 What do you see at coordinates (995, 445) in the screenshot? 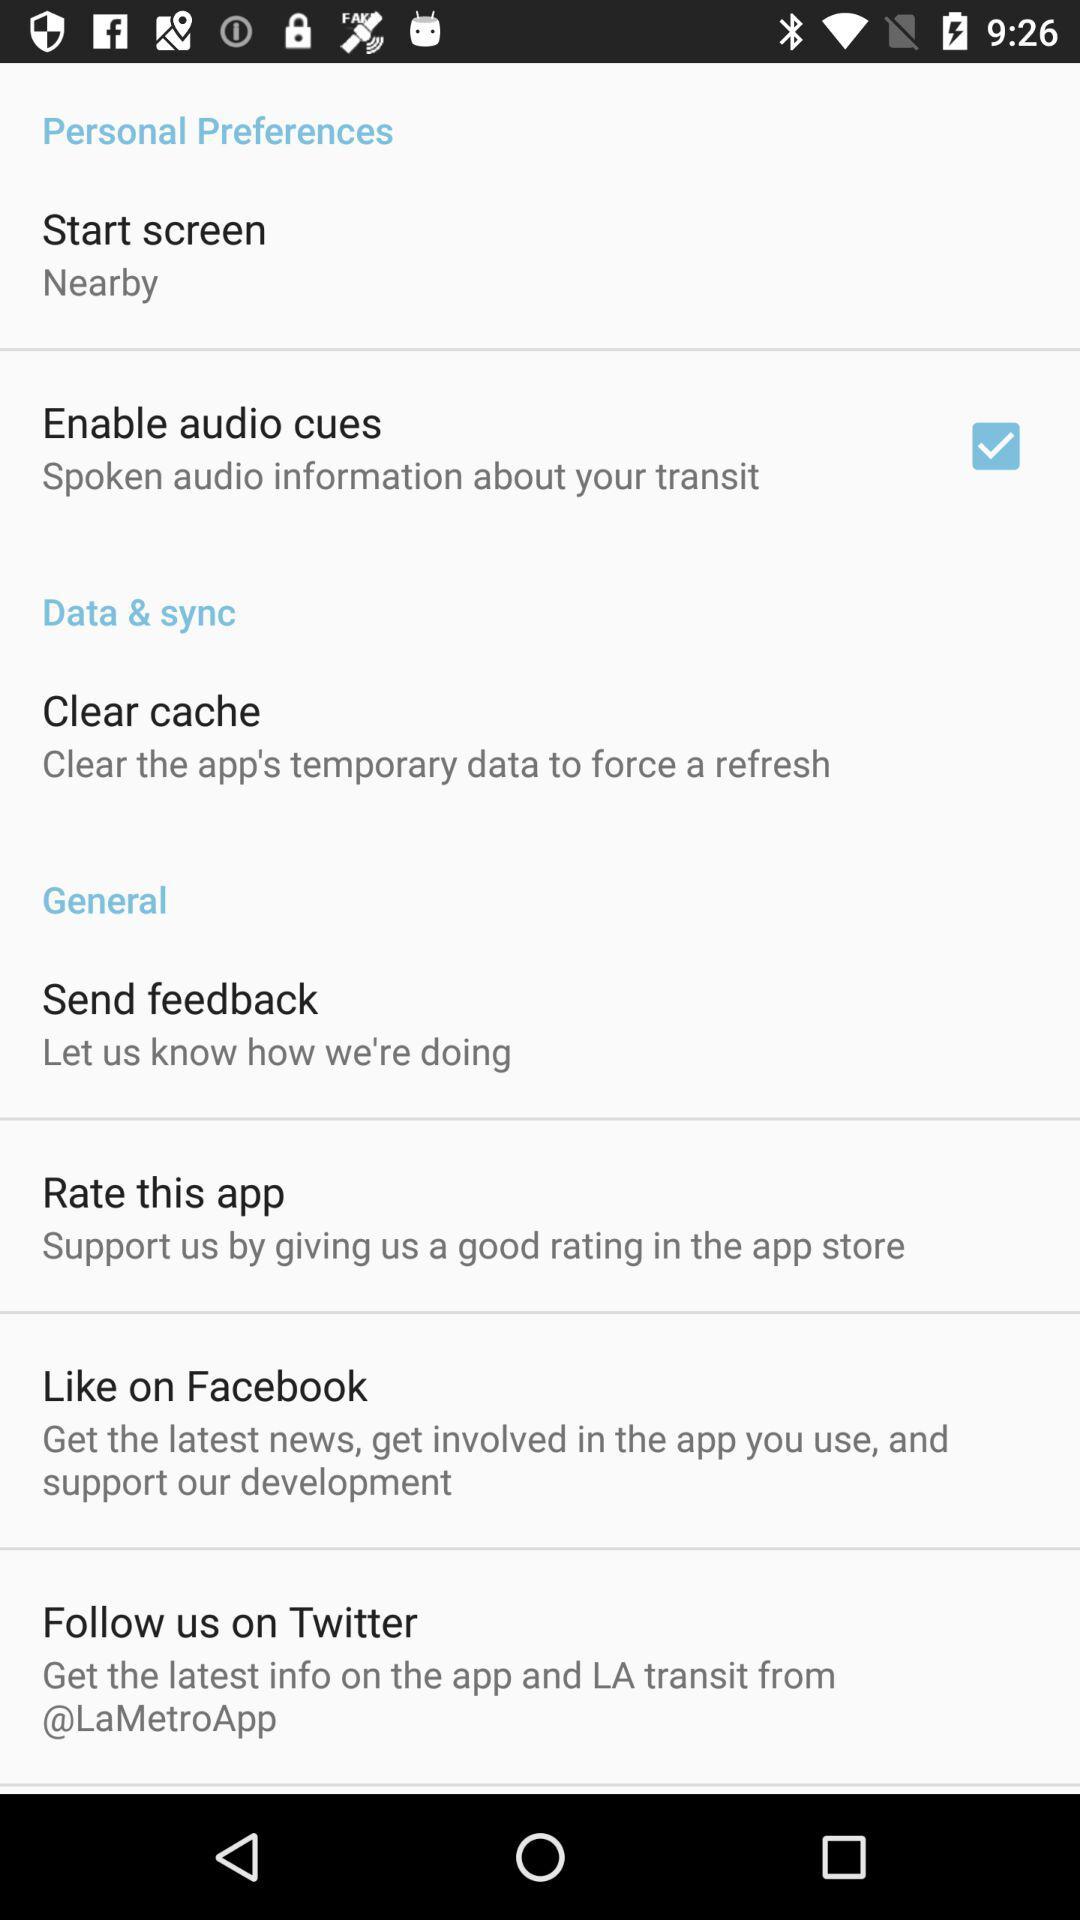
I see `the item below the personal preferences` at bounding box center [995, 445].